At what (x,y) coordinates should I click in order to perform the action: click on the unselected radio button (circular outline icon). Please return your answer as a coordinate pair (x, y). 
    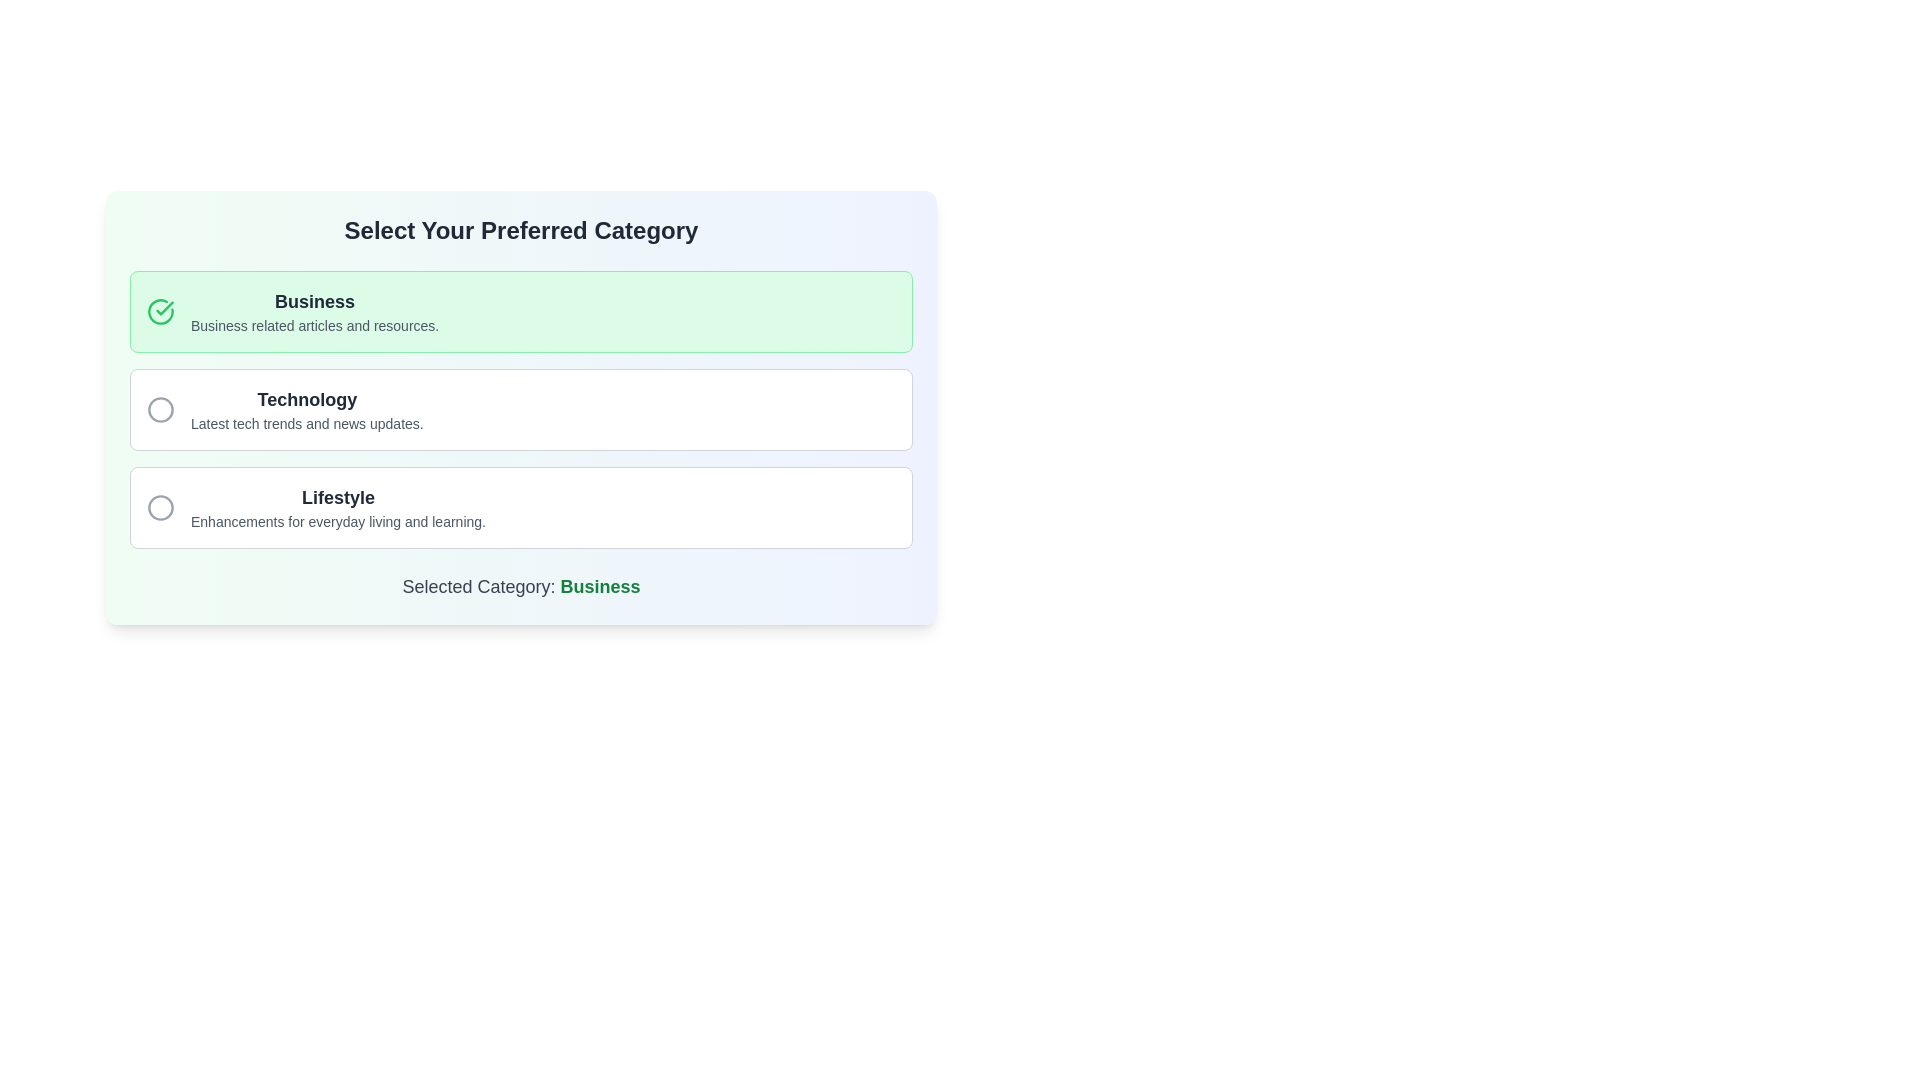
    Looking at the image, I should click on (161, 507).